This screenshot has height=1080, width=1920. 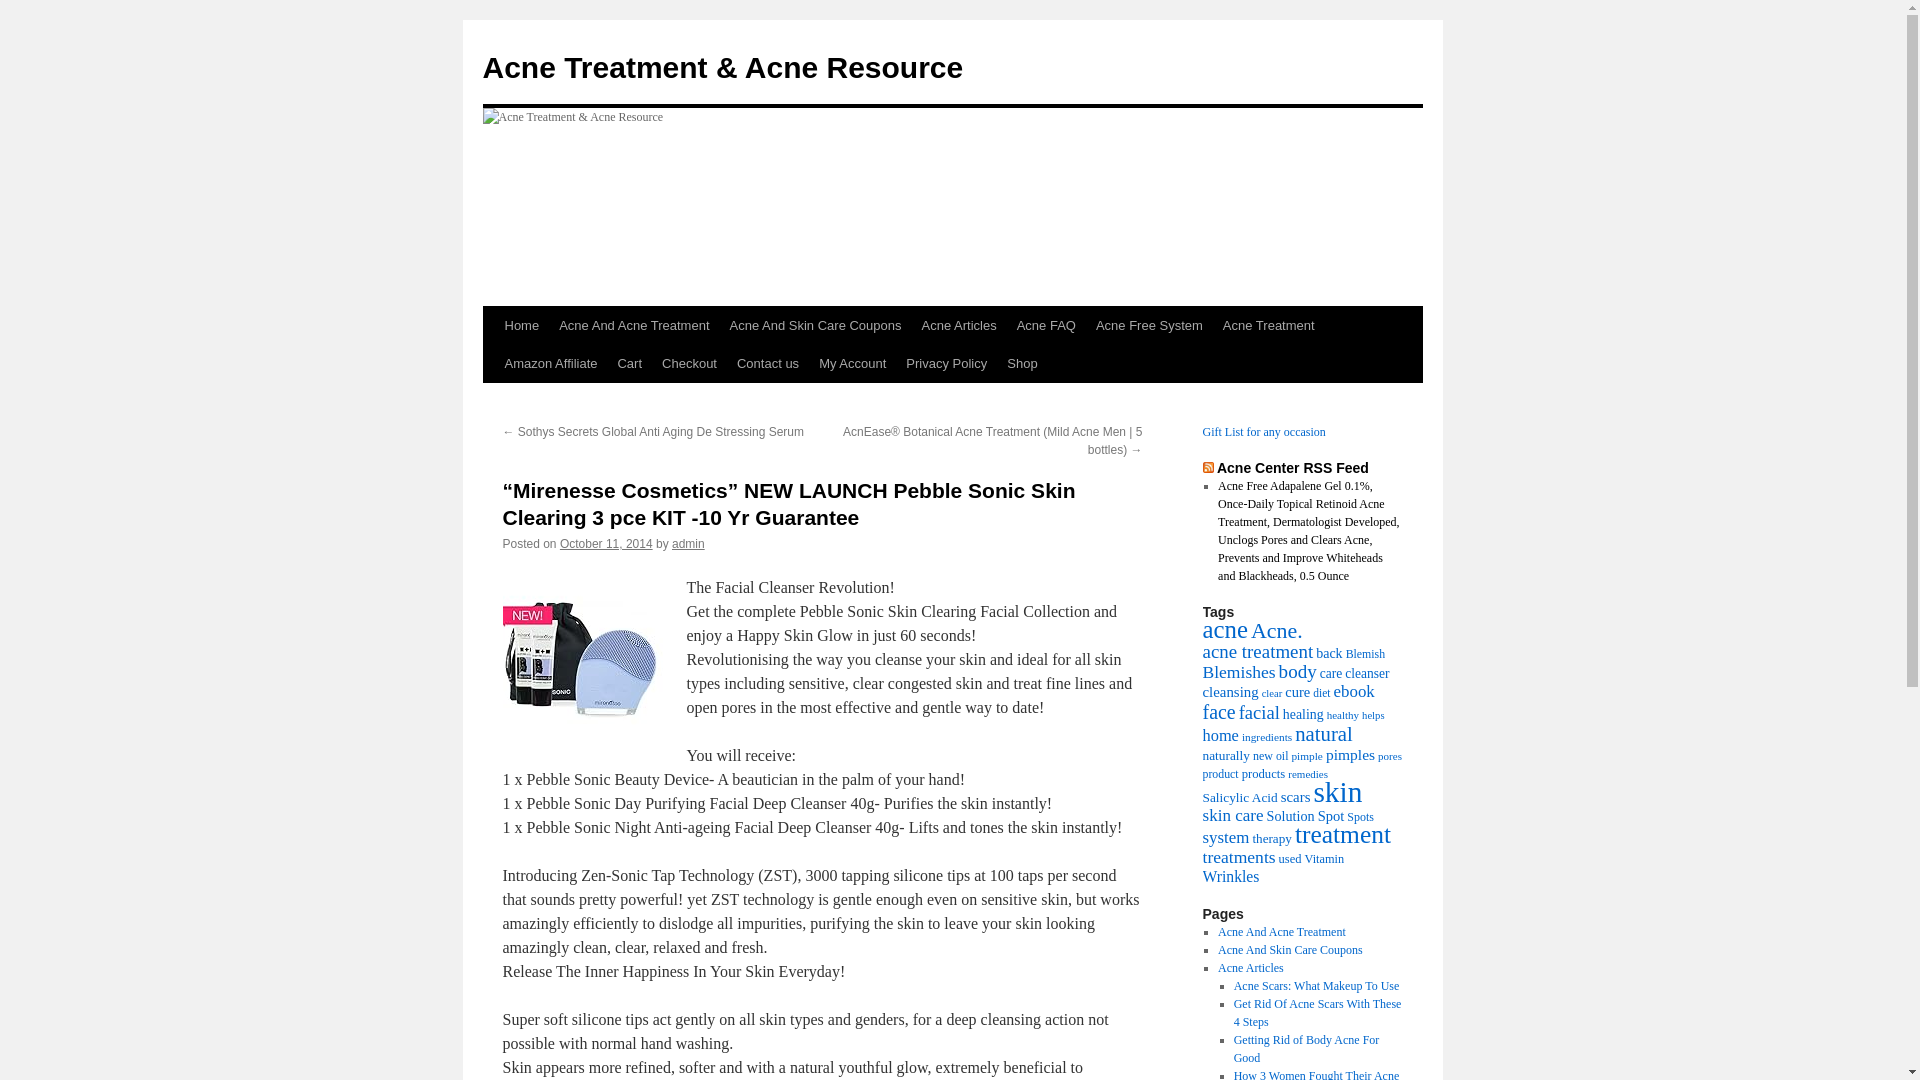 I want to click on 'Salicylic Acid', so click(x=1238, y=796).